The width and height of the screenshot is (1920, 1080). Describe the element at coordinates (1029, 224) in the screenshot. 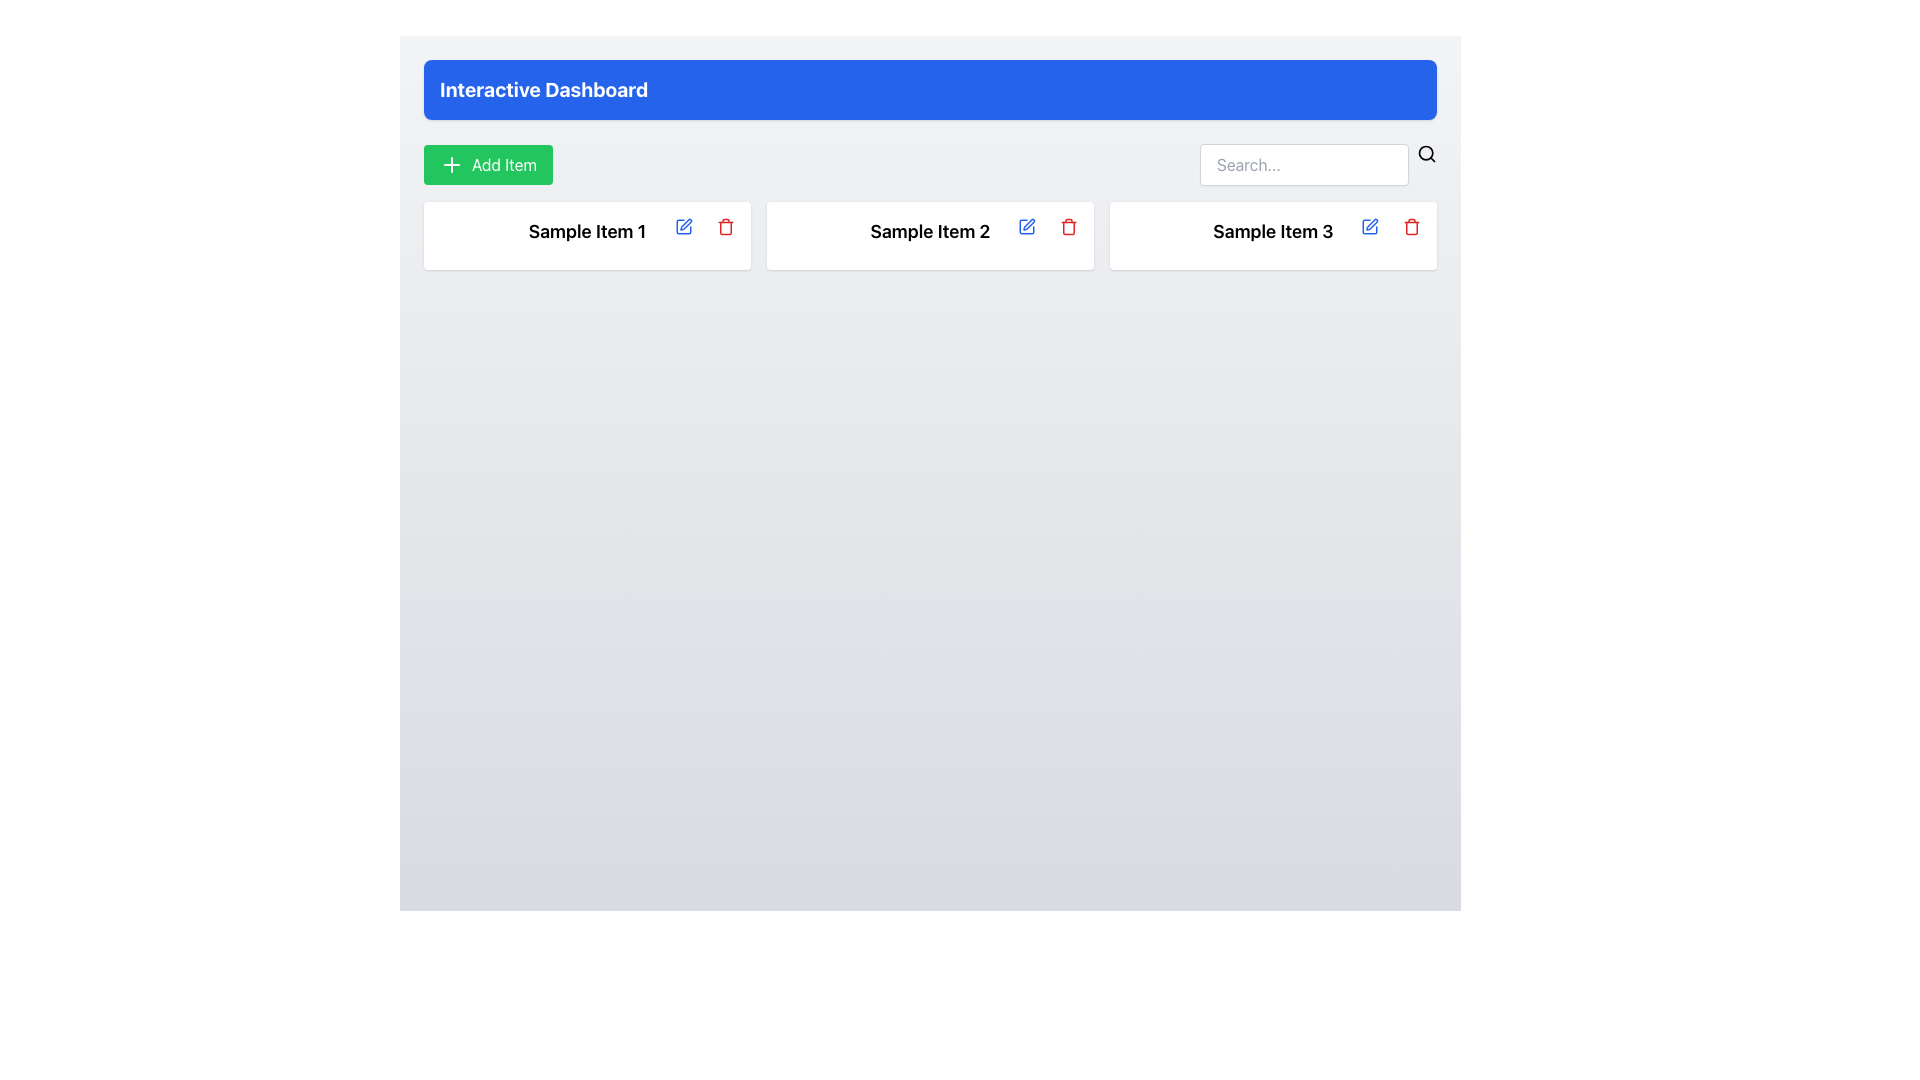

I see `the pen icon button located in the top-right corner of the card labeled 'Sample Item 2', which is the second icon among the action links` at that location.